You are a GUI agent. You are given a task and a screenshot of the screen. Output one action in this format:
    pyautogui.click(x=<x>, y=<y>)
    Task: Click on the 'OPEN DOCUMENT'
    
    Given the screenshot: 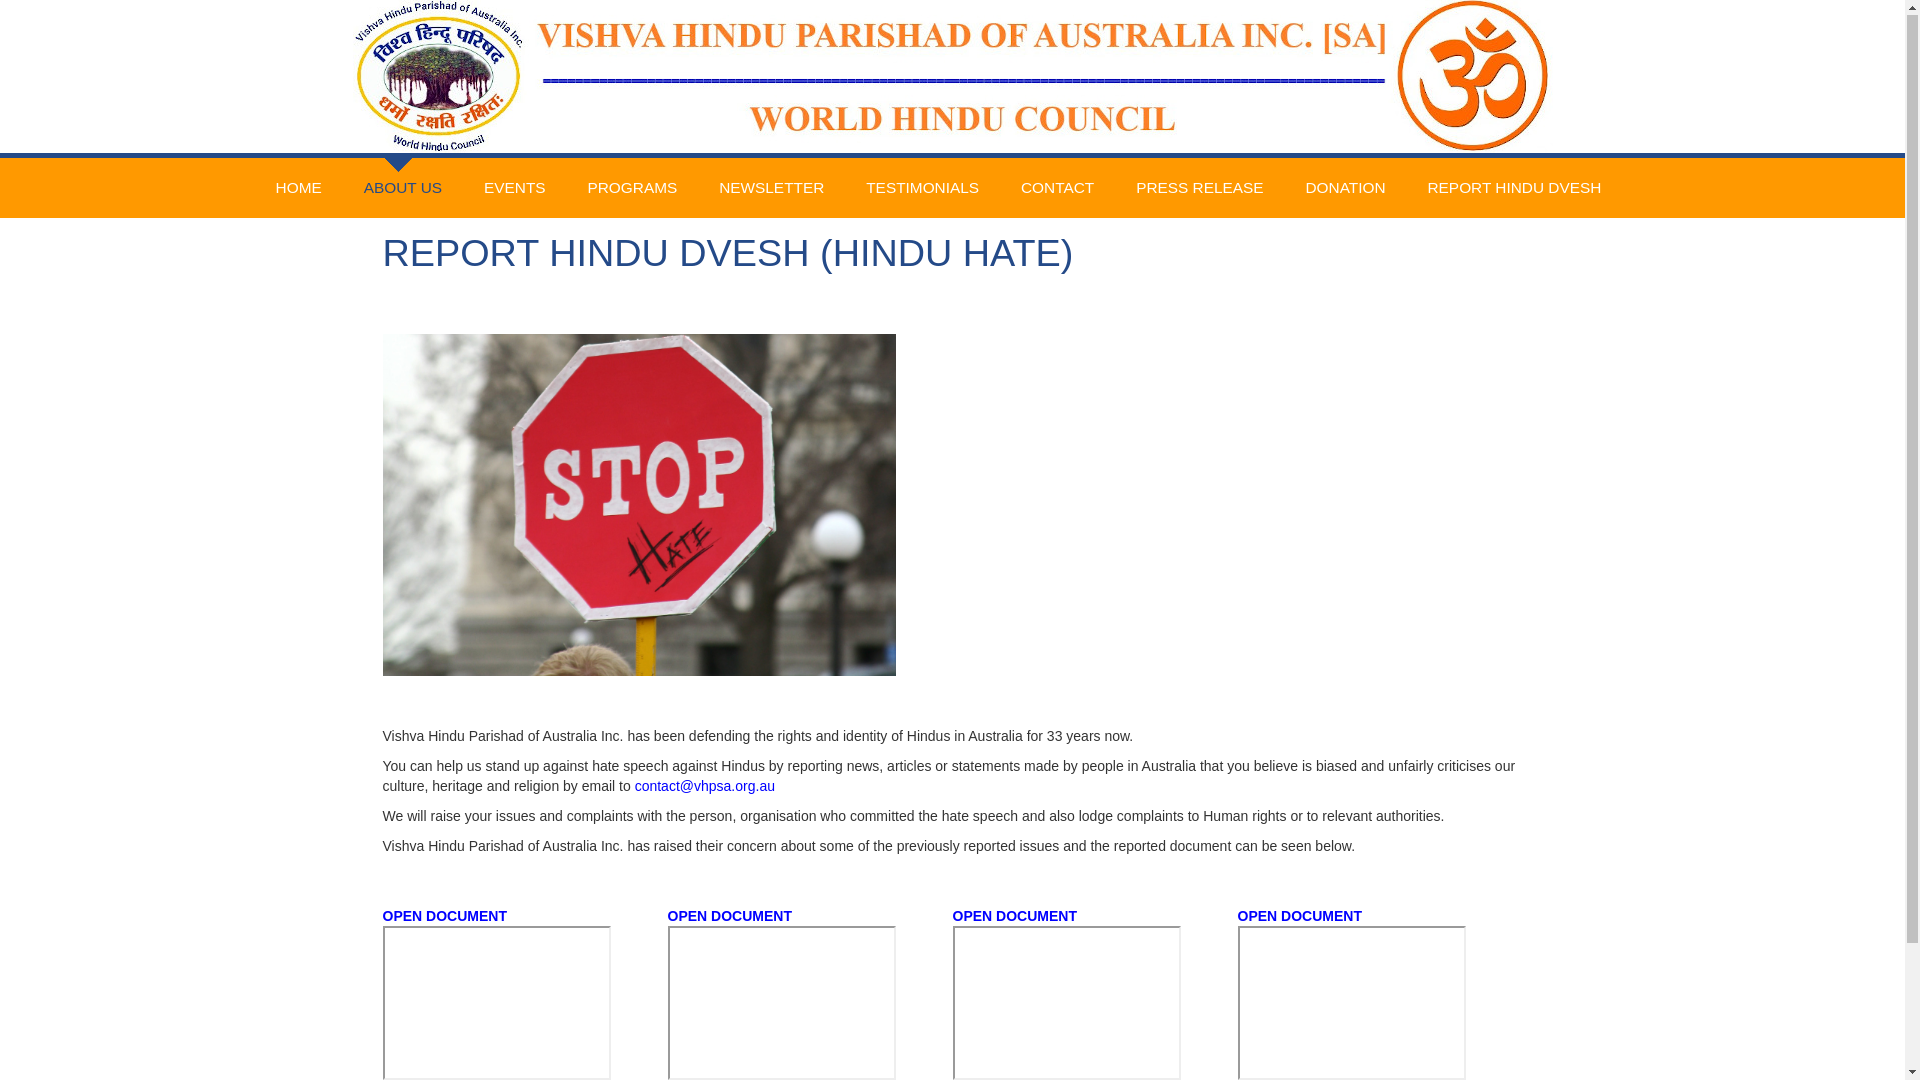 What is the action you would take?
    pyautogui.click(x=1300, y=917)
    